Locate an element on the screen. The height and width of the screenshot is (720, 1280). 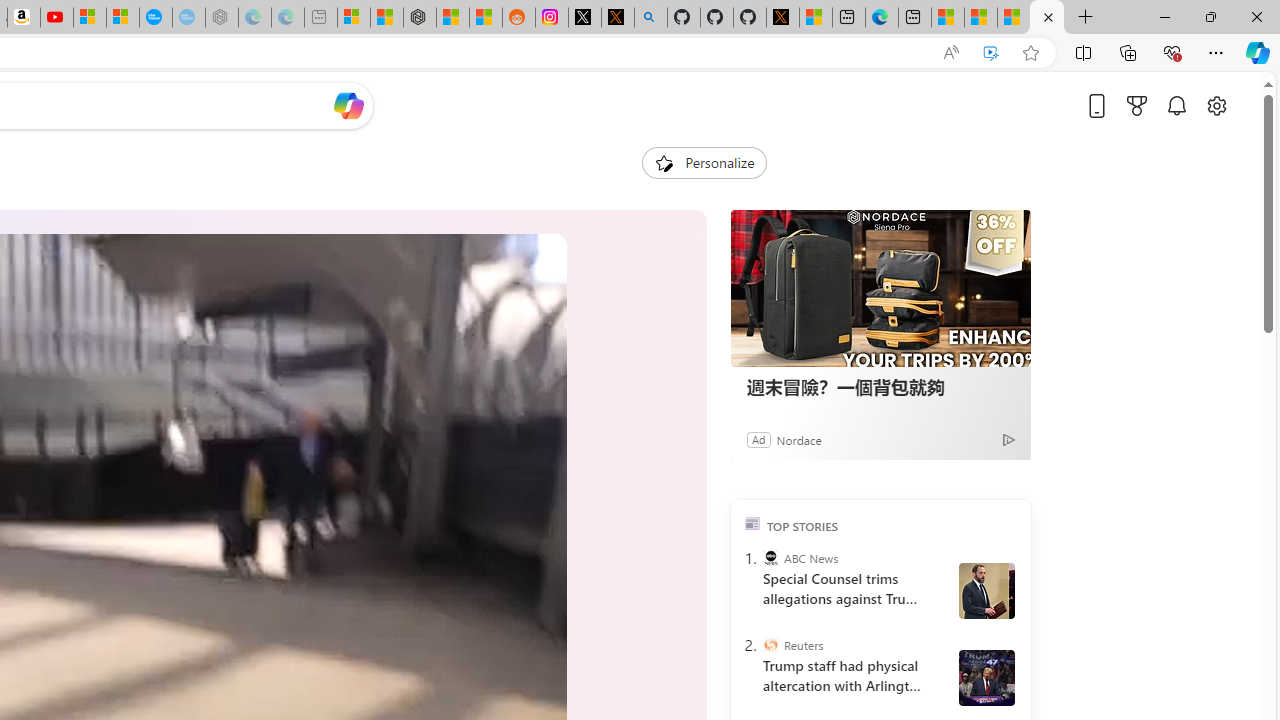
'Nordace - Nordace has arrived Hong Kong - Sleeping' is located at coordinates (222, 17).